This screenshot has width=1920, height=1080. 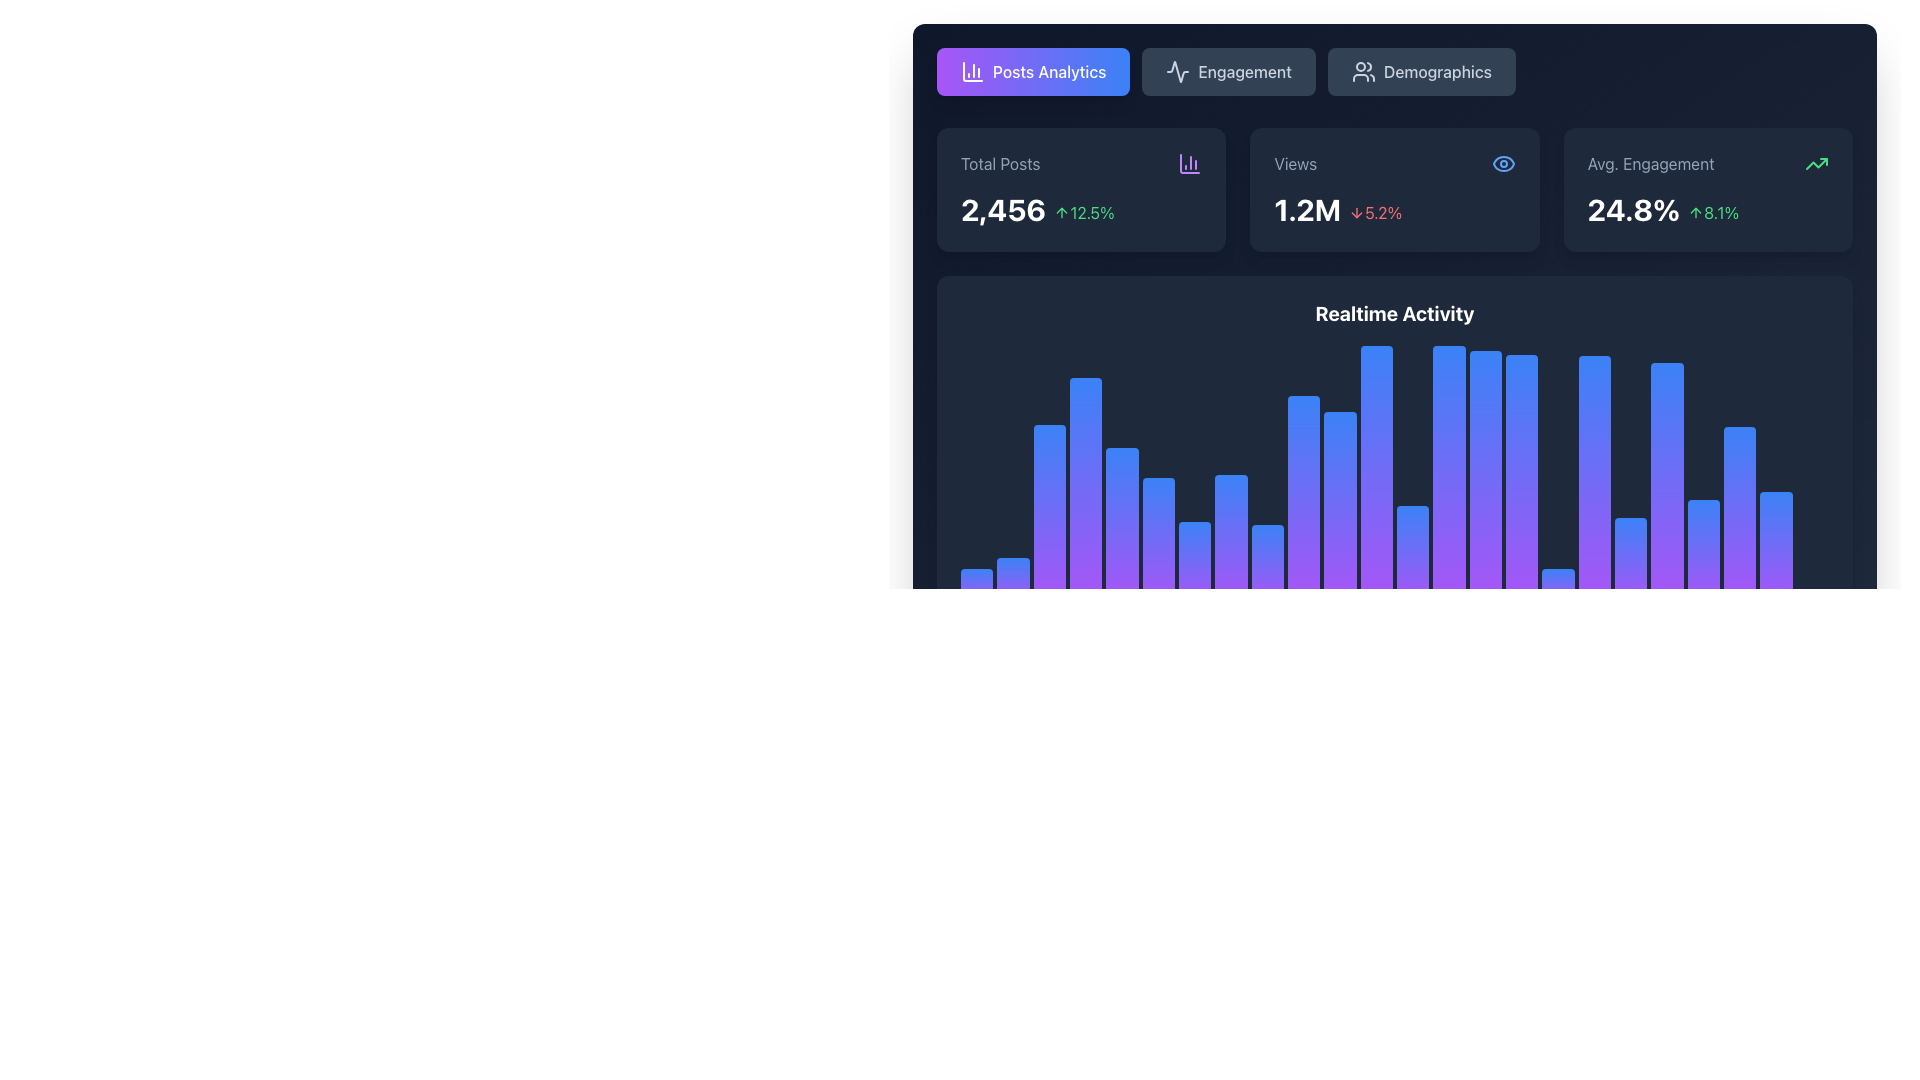 What do you see at coordinates (1158, 581) in the screenshot?
I see `the sixth vertical bar in the bar chart, which is distinctively short with a gradient fill from blue to purple and rounded top corners` at bounding box center [1158, 581].